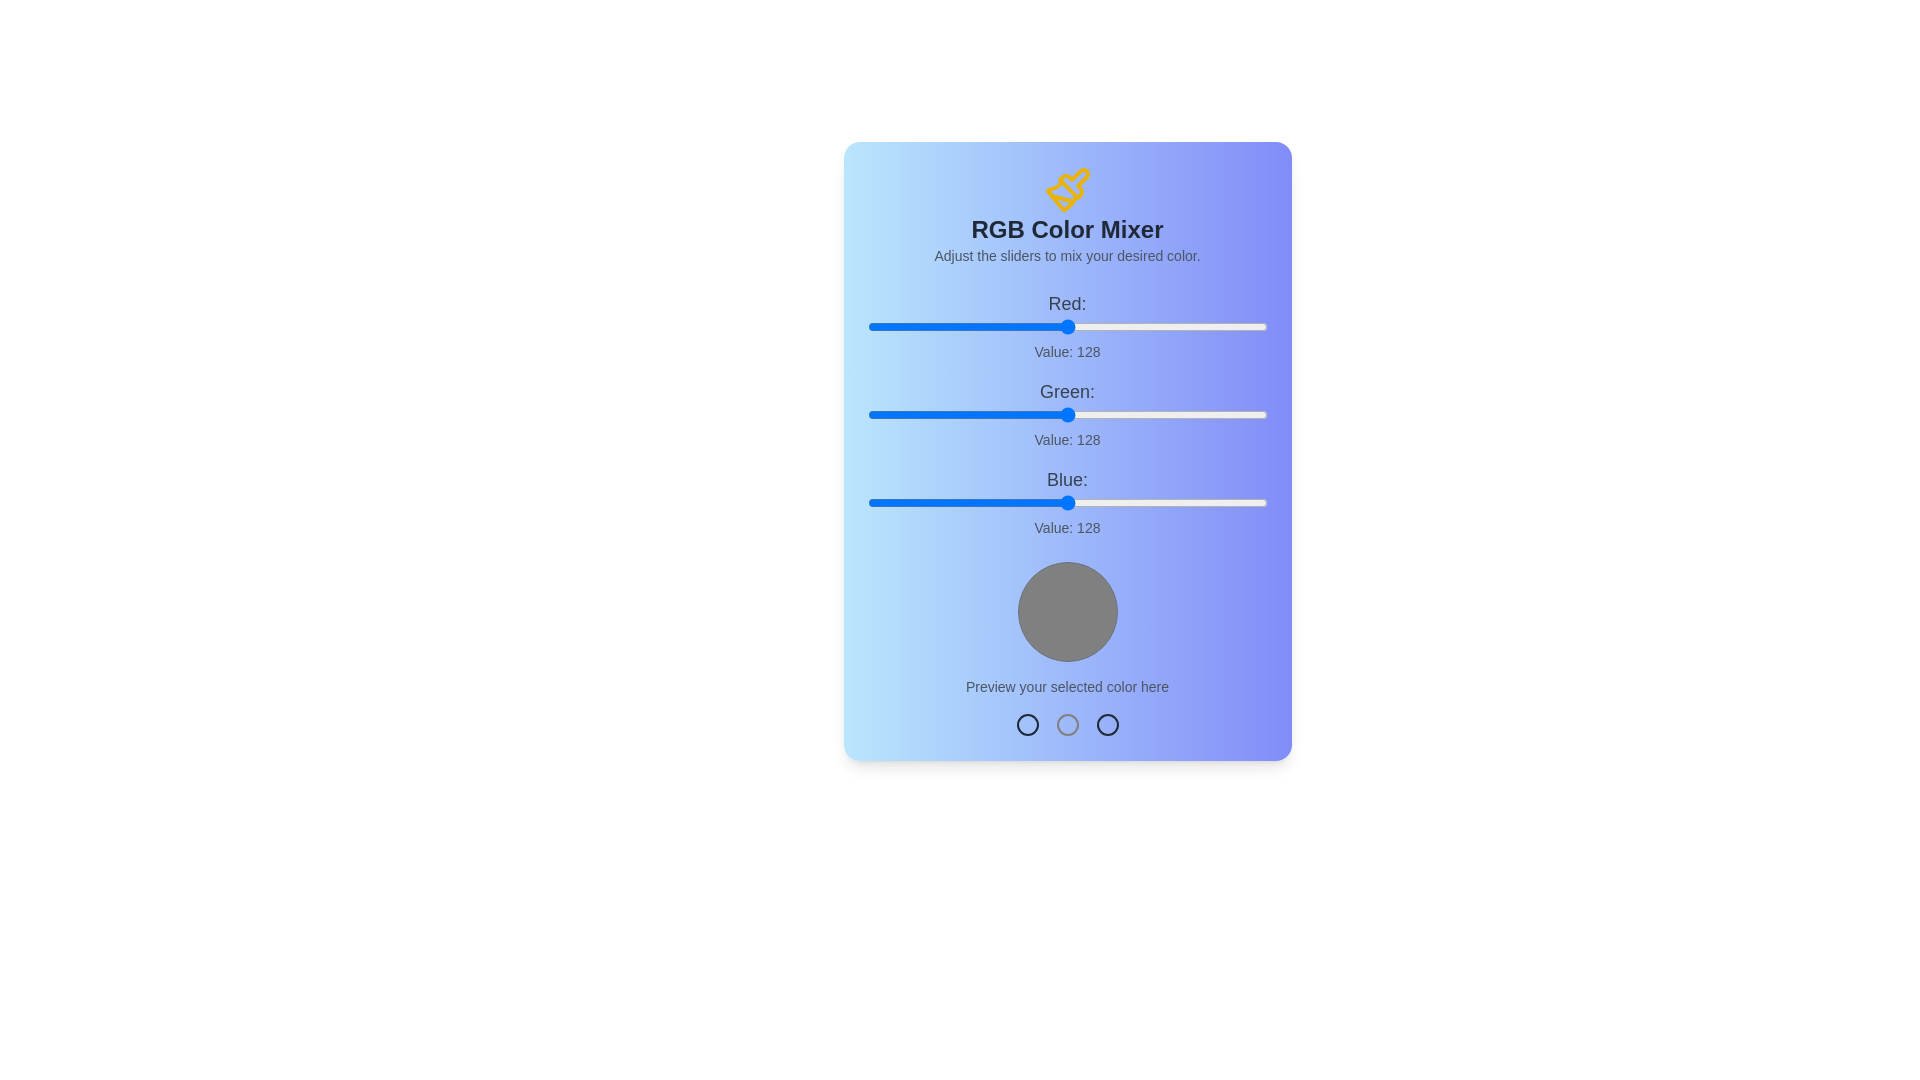  Describe the element at coordinates (1198, 501) in the screenshot. I see `the blue slider to set the blue component to 211` at that location.